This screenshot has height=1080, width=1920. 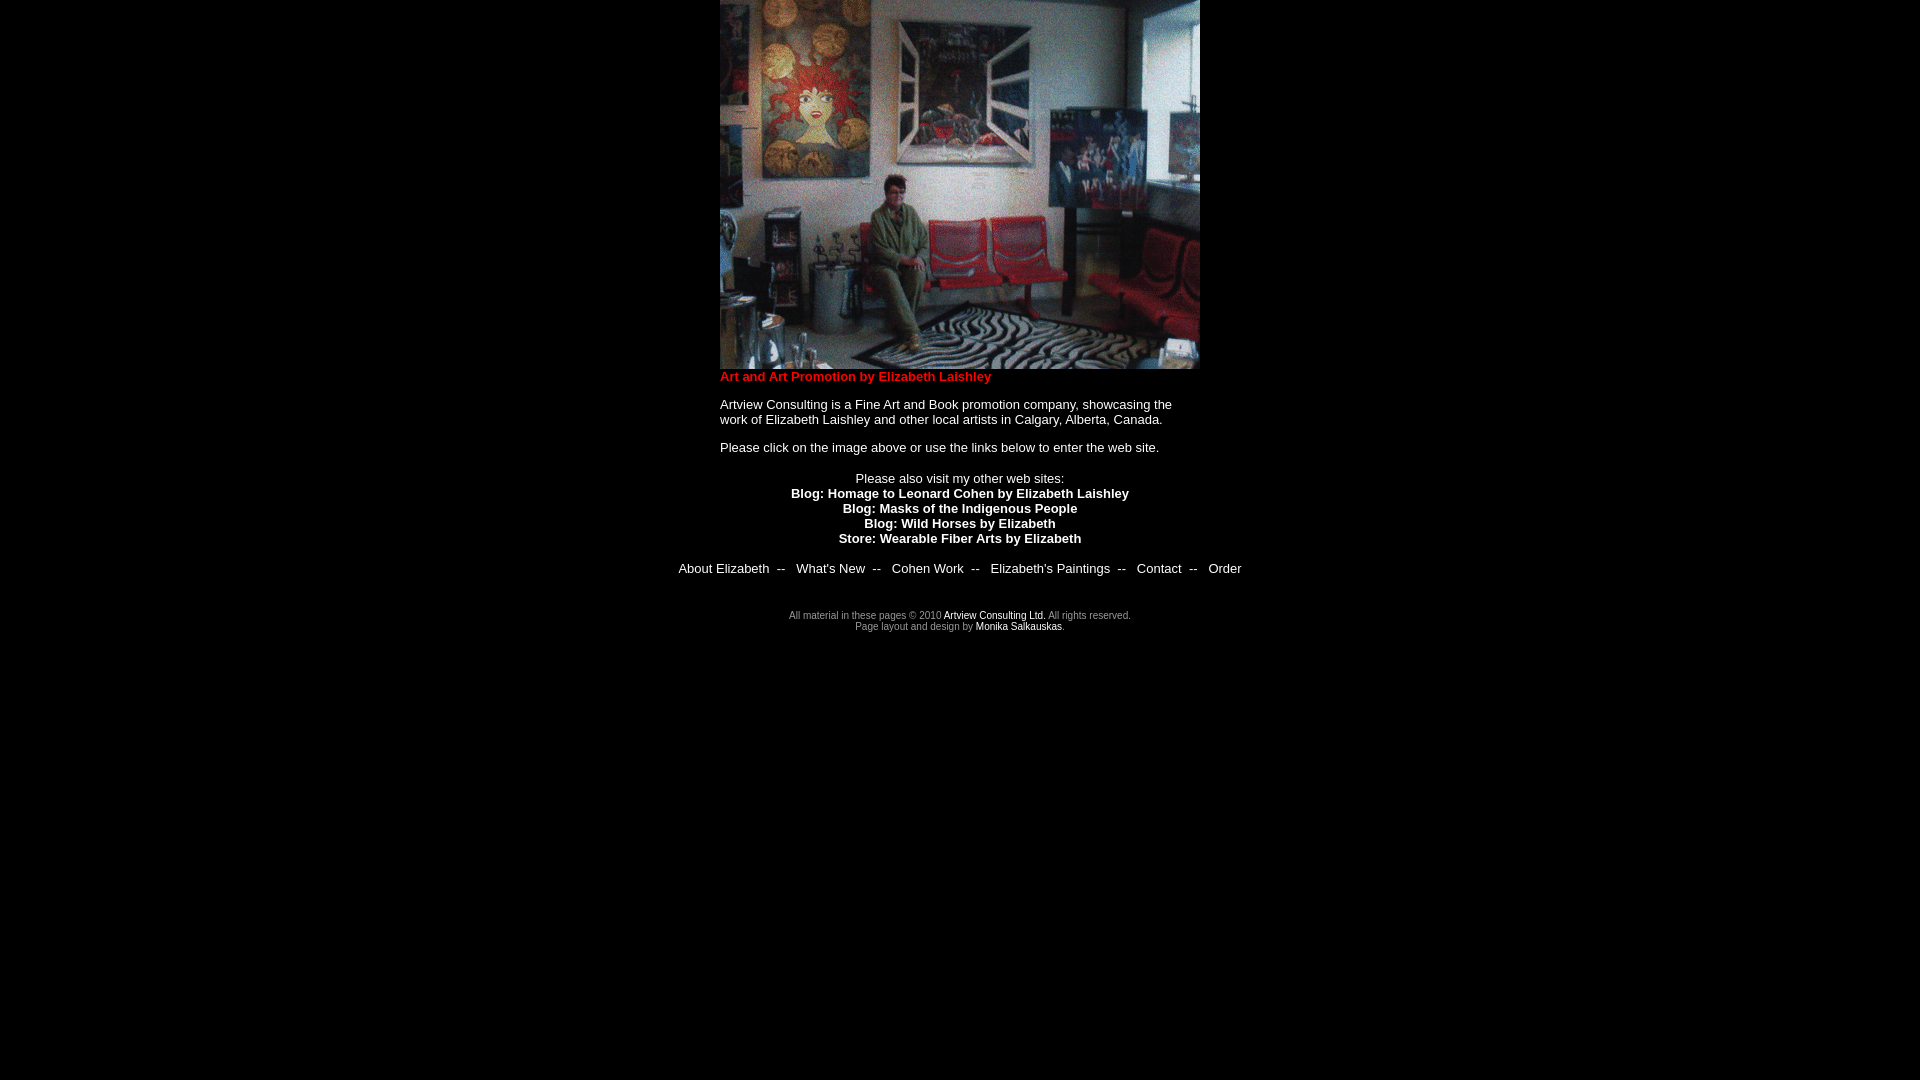 I want to click on 'Cohen Work', so click(x=891, y=568).